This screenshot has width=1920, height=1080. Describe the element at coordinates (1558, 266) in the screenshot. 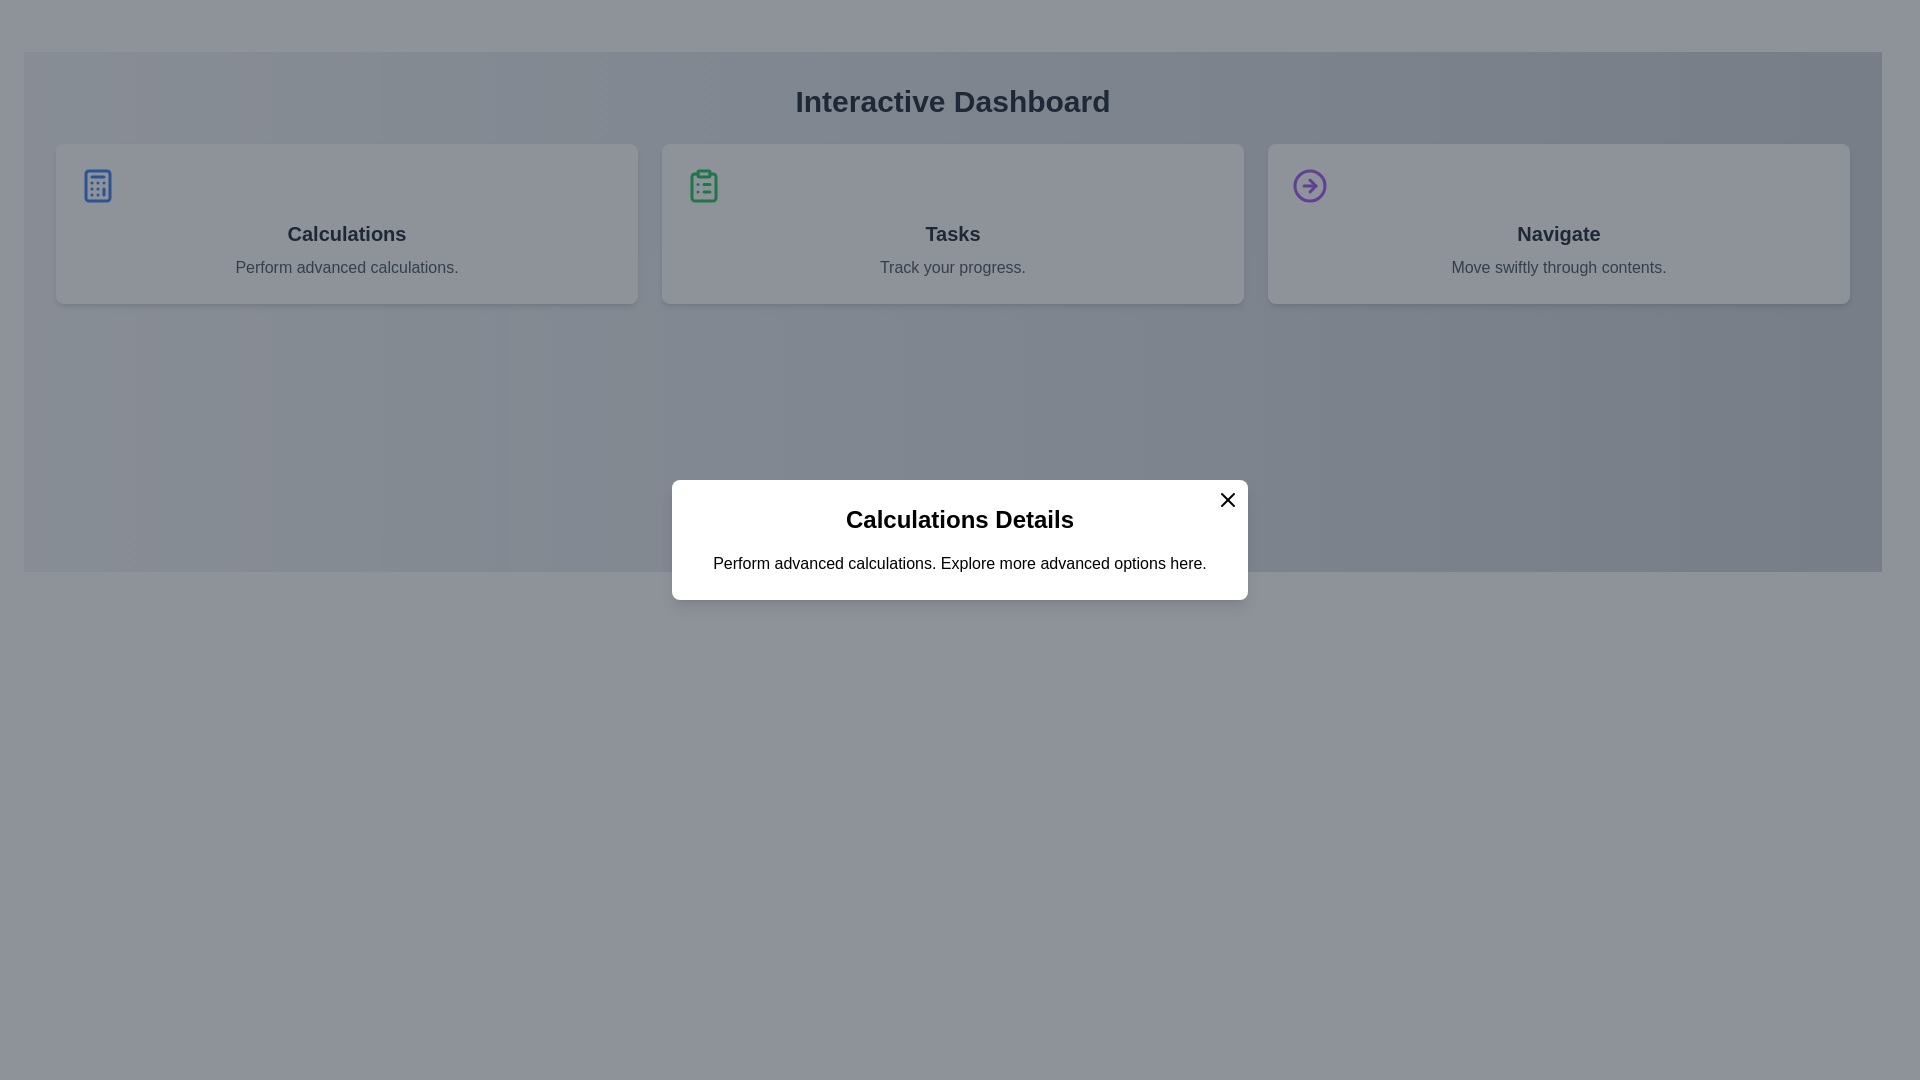

I see `the text label that contains 'Move swiftly through contents.' located below the 'Navigate' heading within a rounded, shadowed card layout` at that location.